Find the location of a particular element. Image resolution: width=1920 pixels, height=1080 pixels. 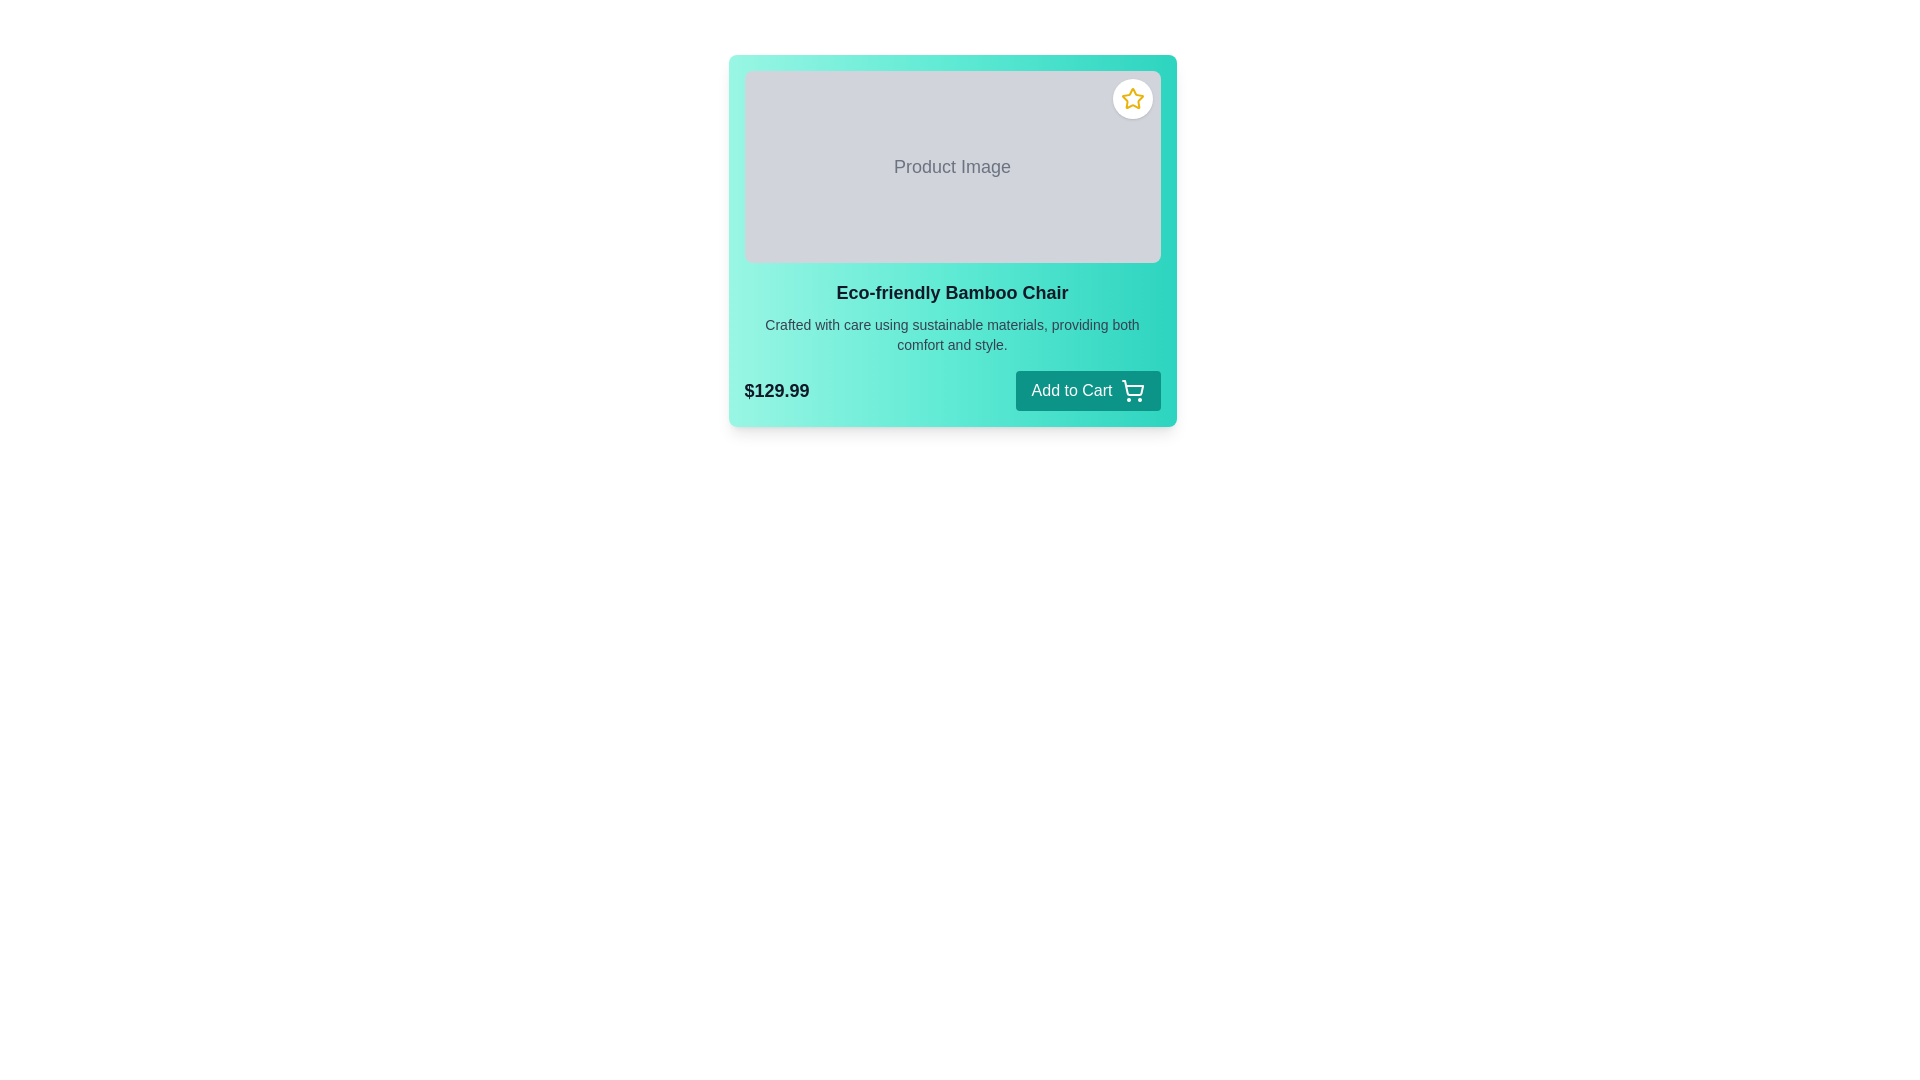

title 'Eco-friendly Bamboo Chair' displayed in bold text within a light teal card layout, located just below the product image is located at coordinates (951, 293).